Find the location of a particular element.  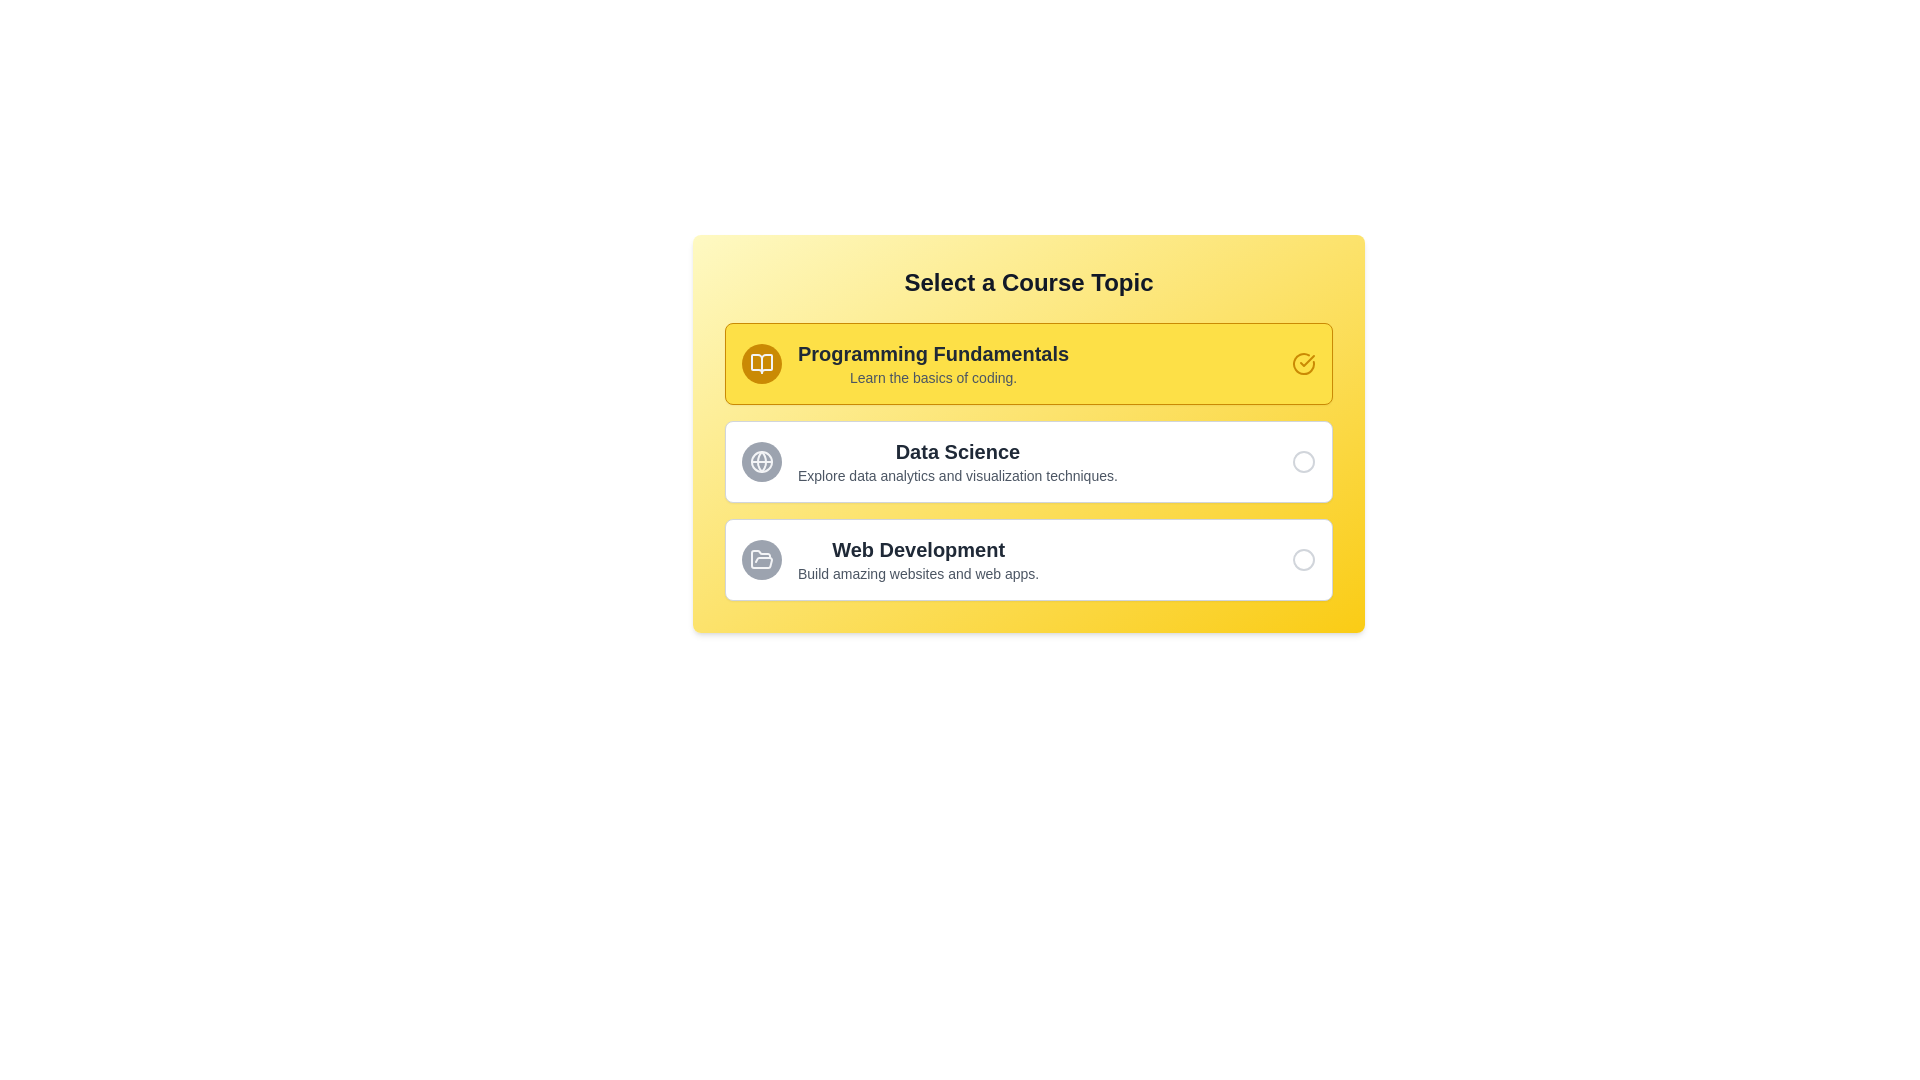

the radio button for the 'Web Development' option located at the bottom of the course topics list is located at coordinates (1304, 559).